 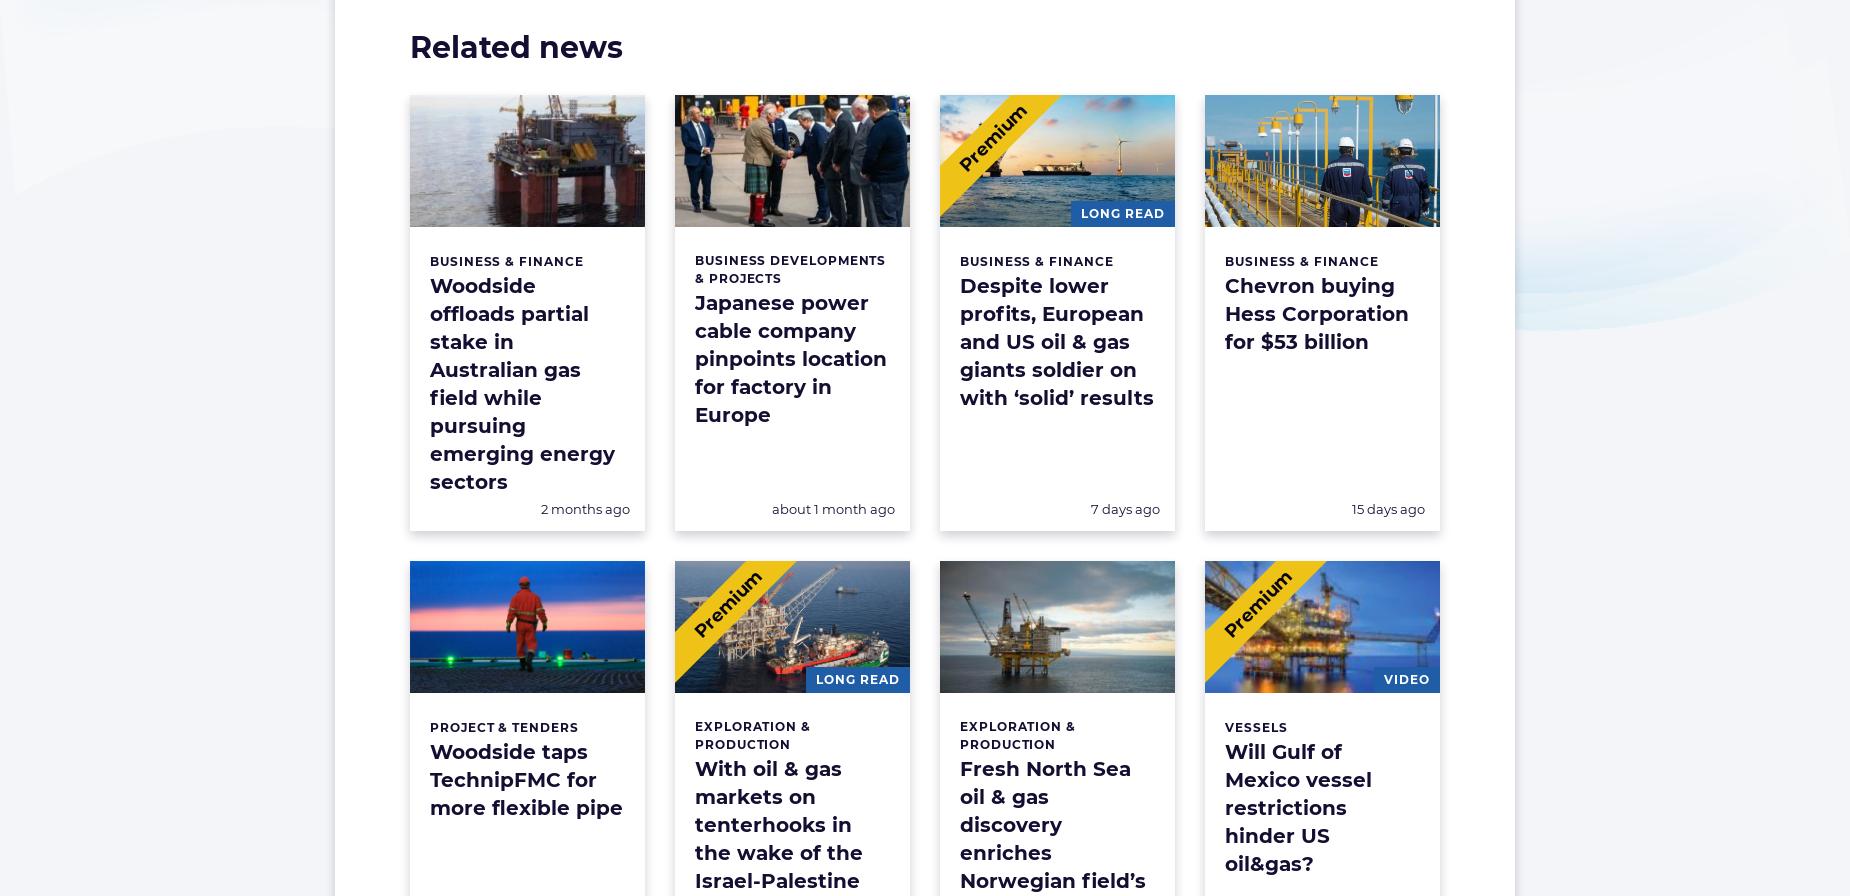 What do you see at coordinates (1388, 508) in the screenshot?
I see `'15 days ago'` at bounding box center [1388, 508].